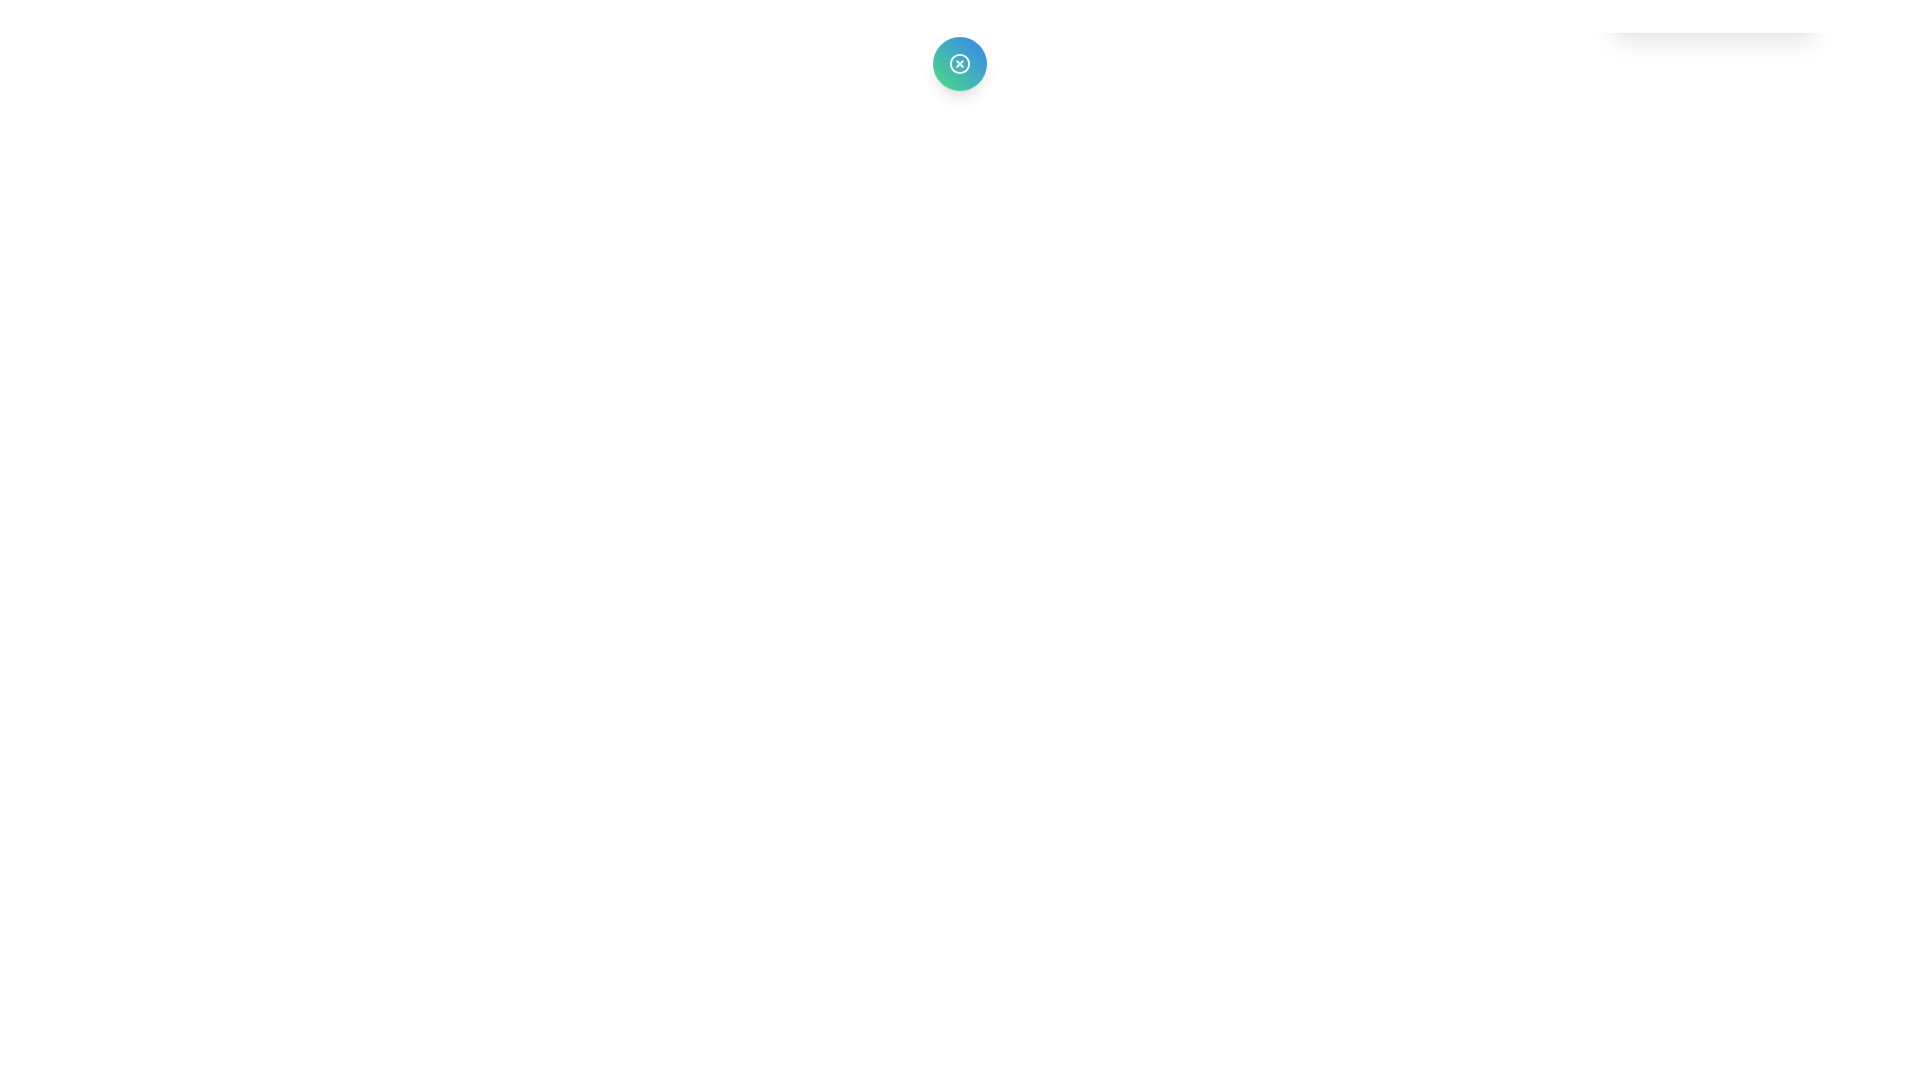 The image size is (1920, 1080). I want to click on floating action button to toggle the menu, so click(958, 63).